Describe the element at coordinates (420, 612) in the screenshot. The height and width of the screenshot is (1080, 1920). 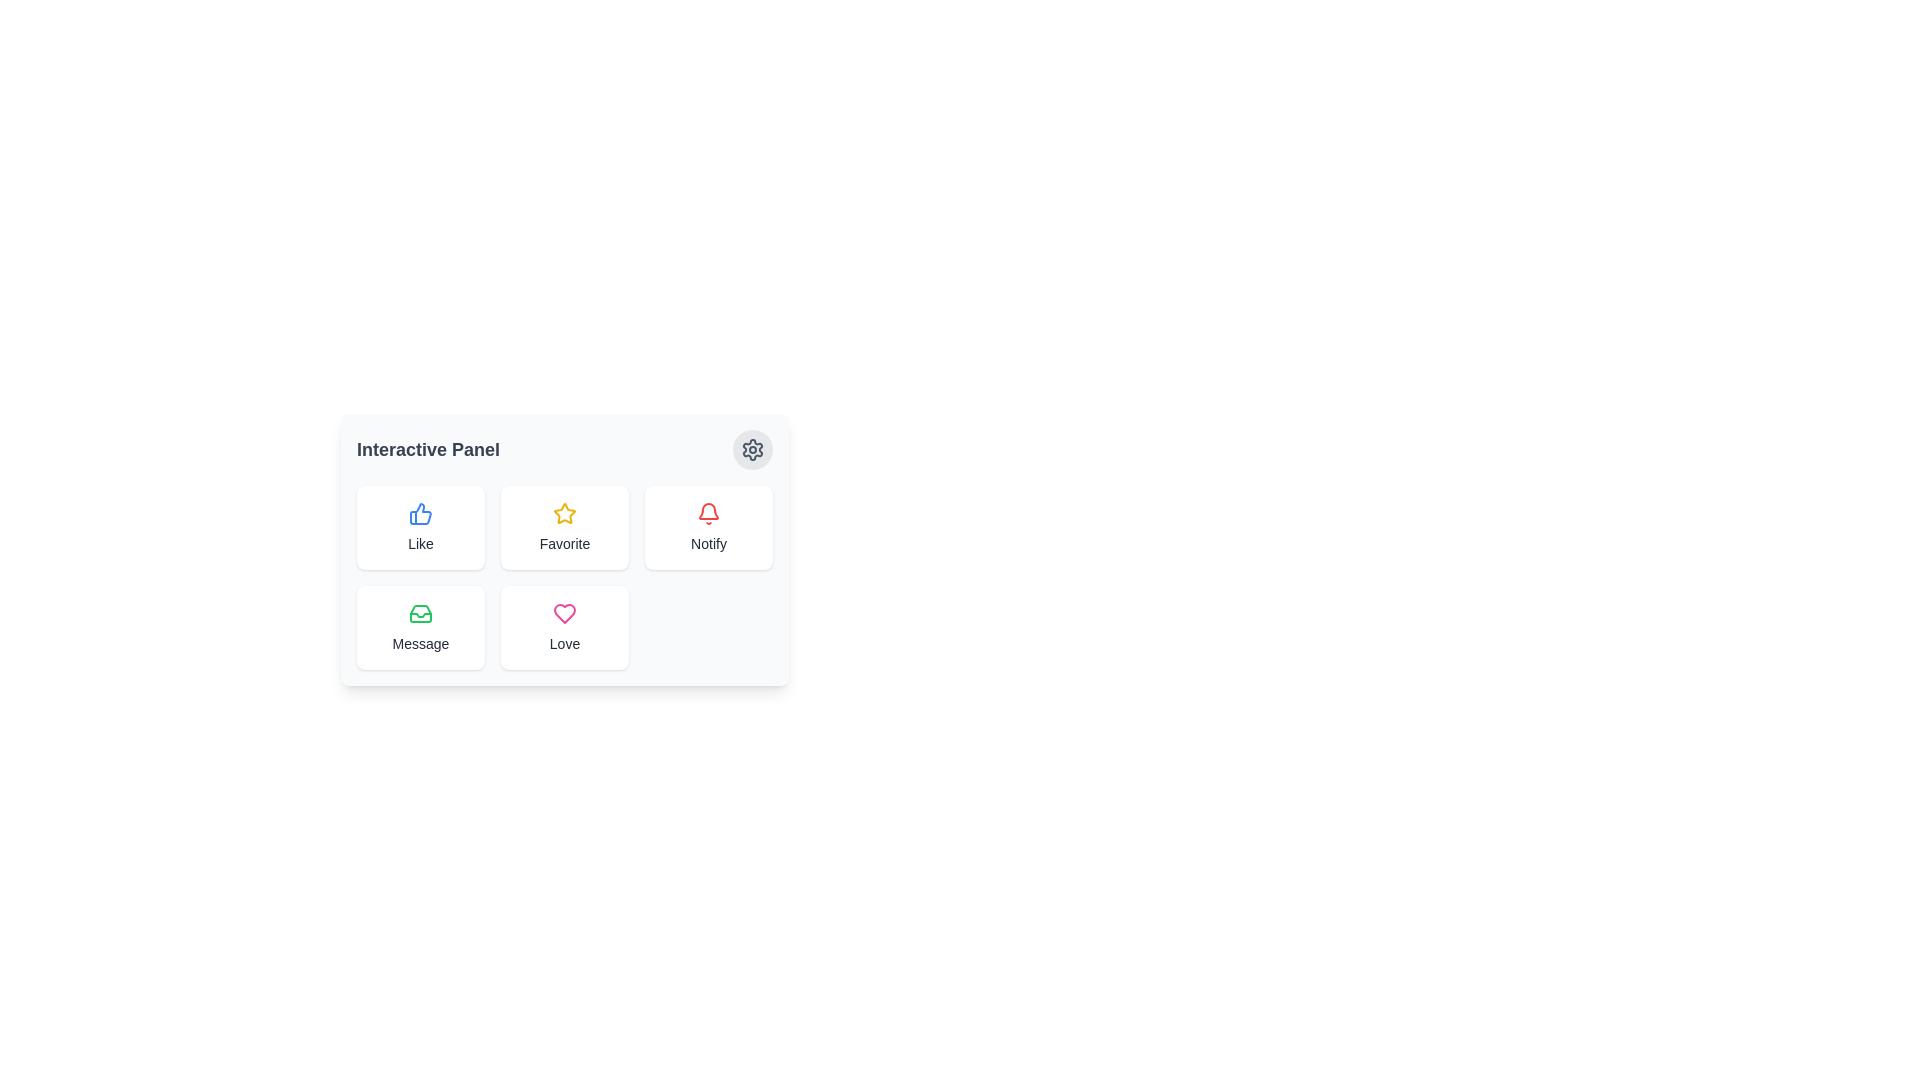
I see `the green outline inbox icon with a downward arrow, located above the 'Message' label in the Interactive Panel` at that location.